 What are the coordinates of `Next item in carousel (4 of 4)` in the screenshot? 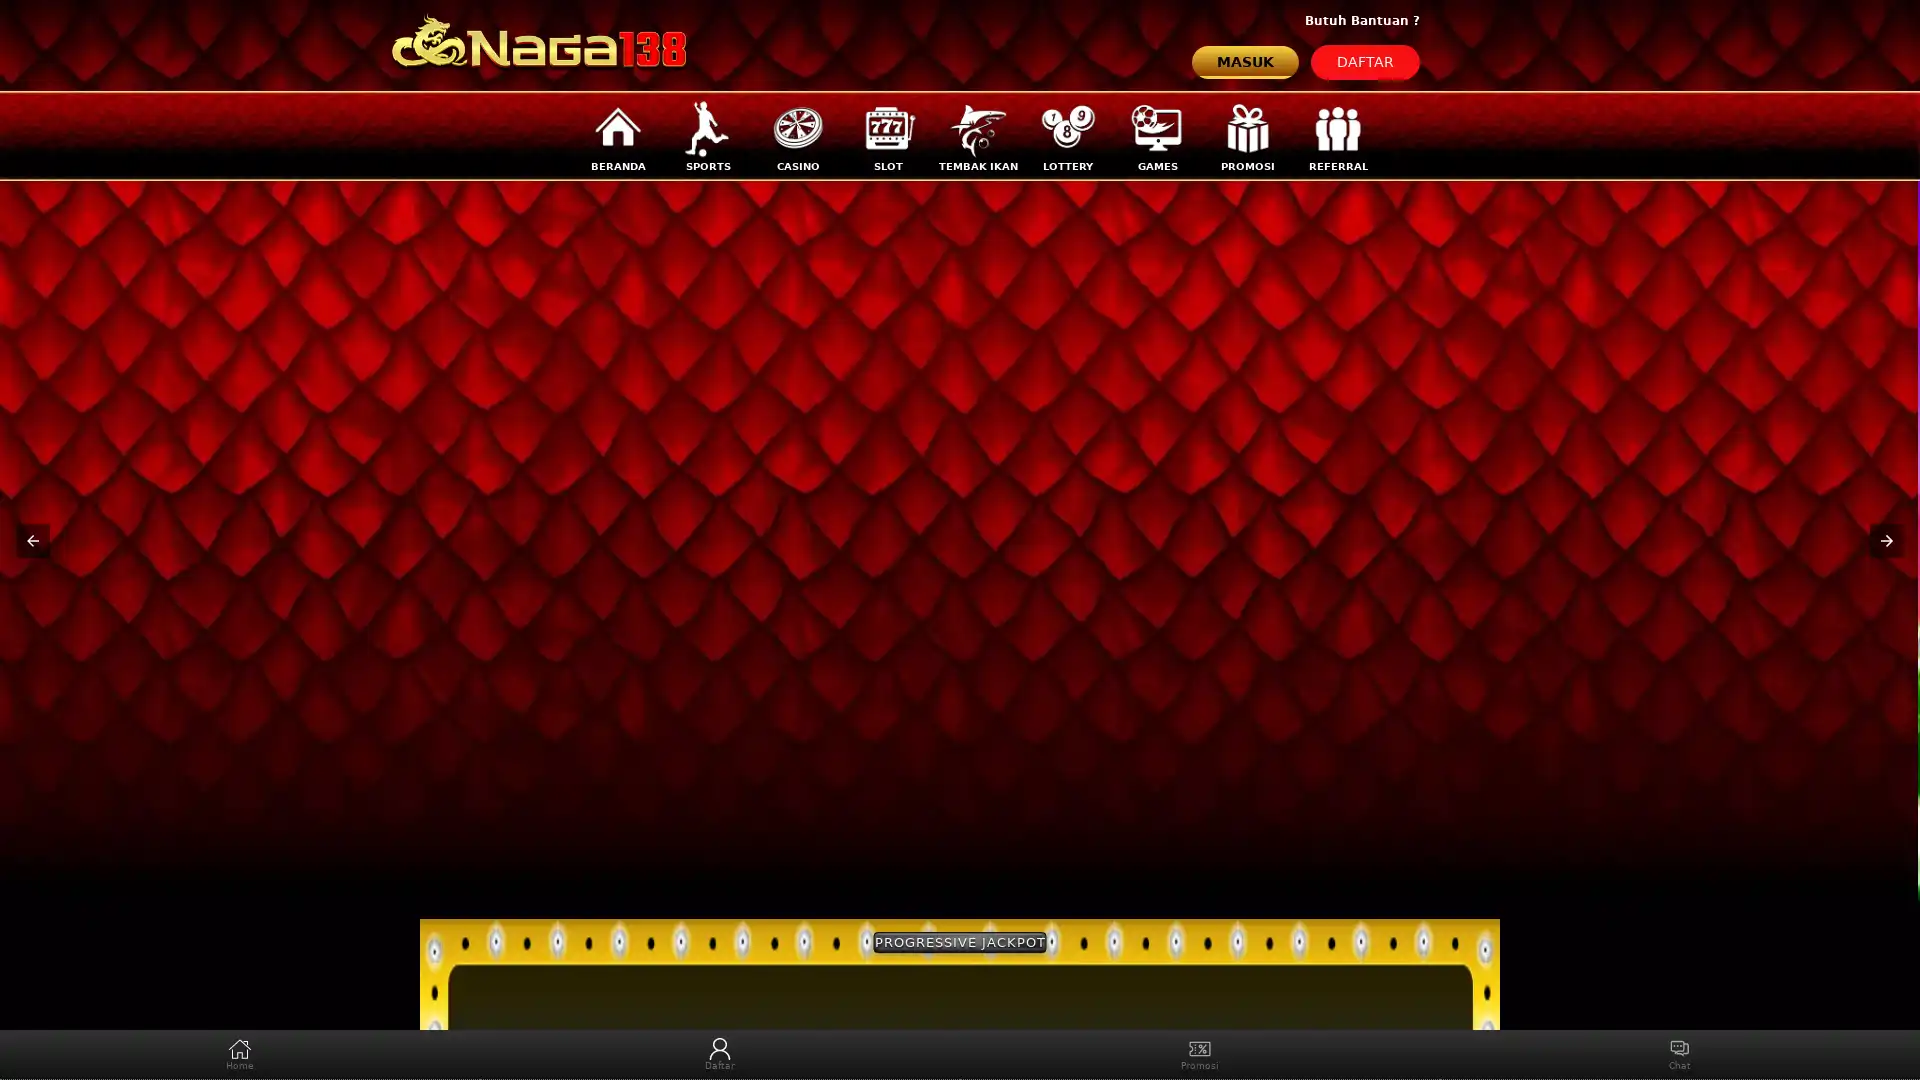 It's located at (1885, 540).